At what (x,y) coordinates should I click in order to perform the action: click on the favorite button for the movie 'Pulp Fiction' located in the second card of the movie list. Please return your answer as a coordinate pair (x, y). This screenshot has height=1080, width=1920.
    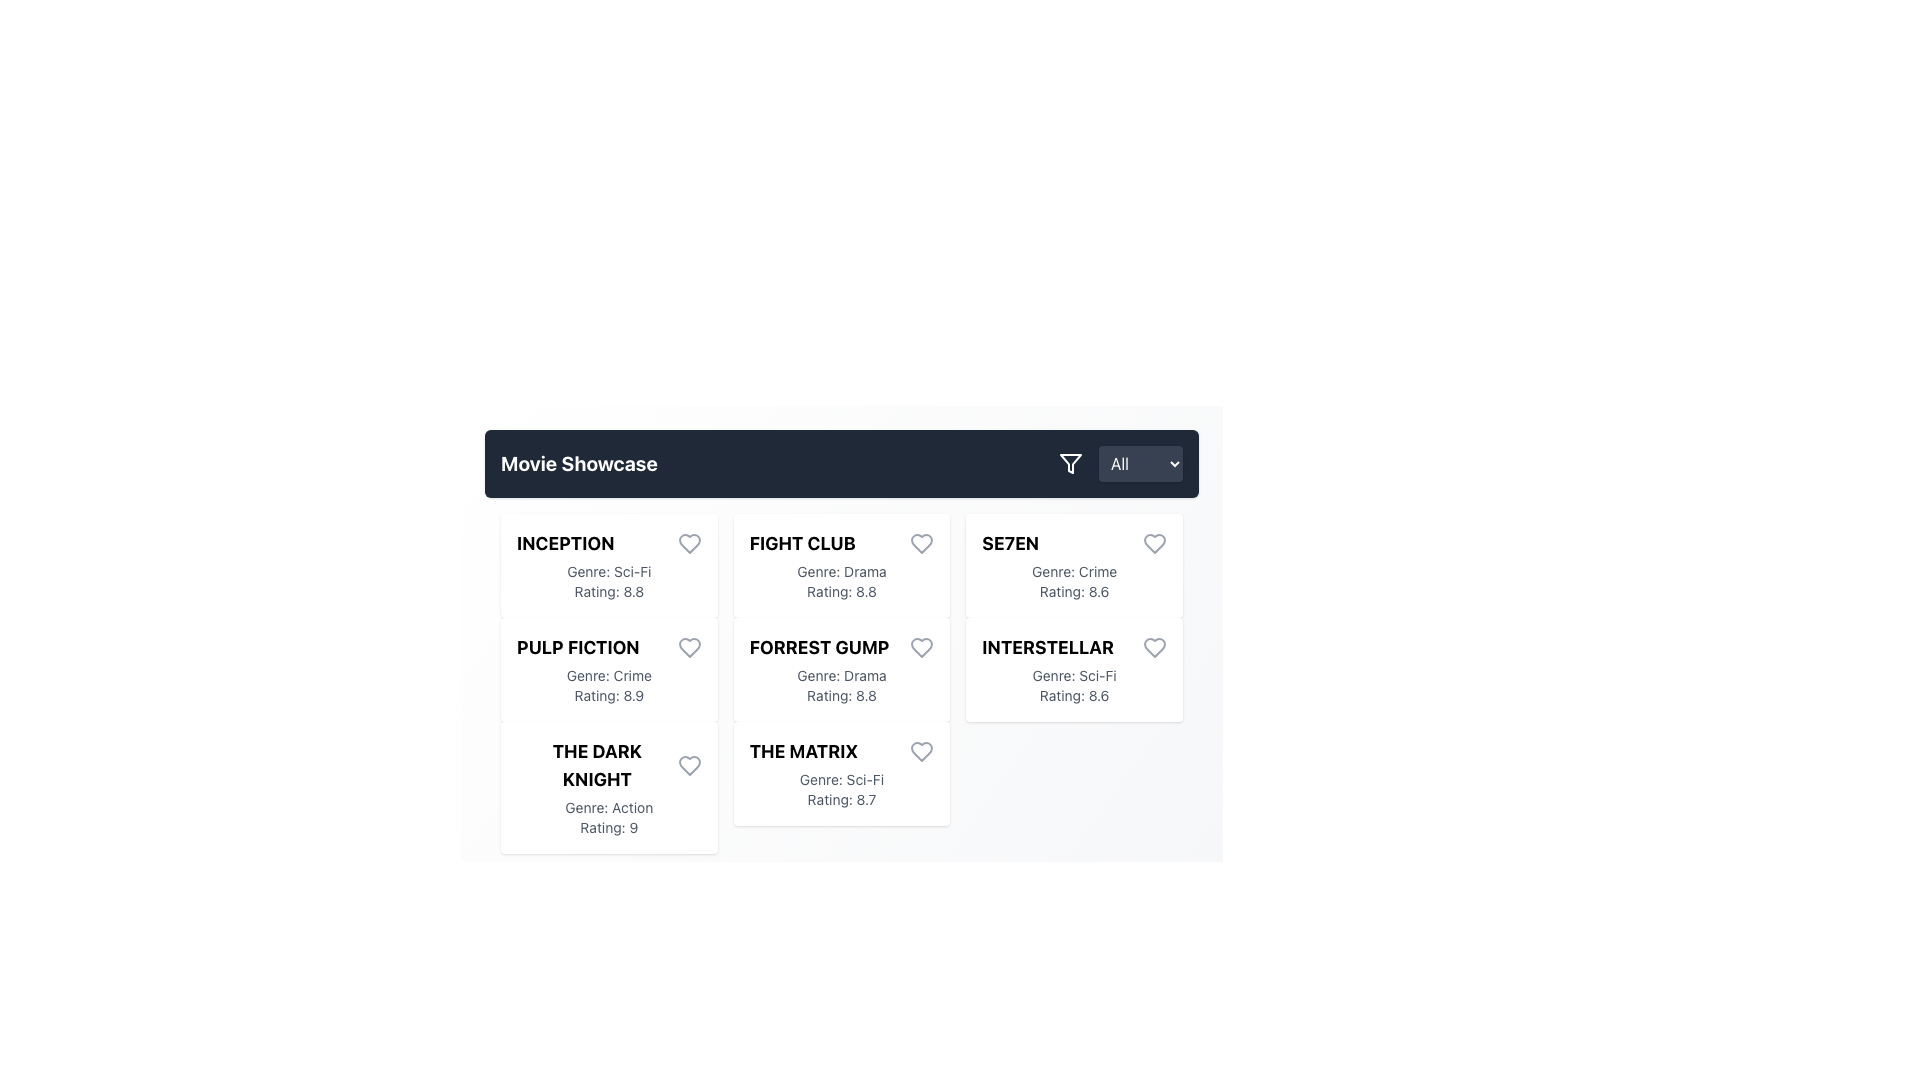
    Looking at the image, I should click on (689, 648).